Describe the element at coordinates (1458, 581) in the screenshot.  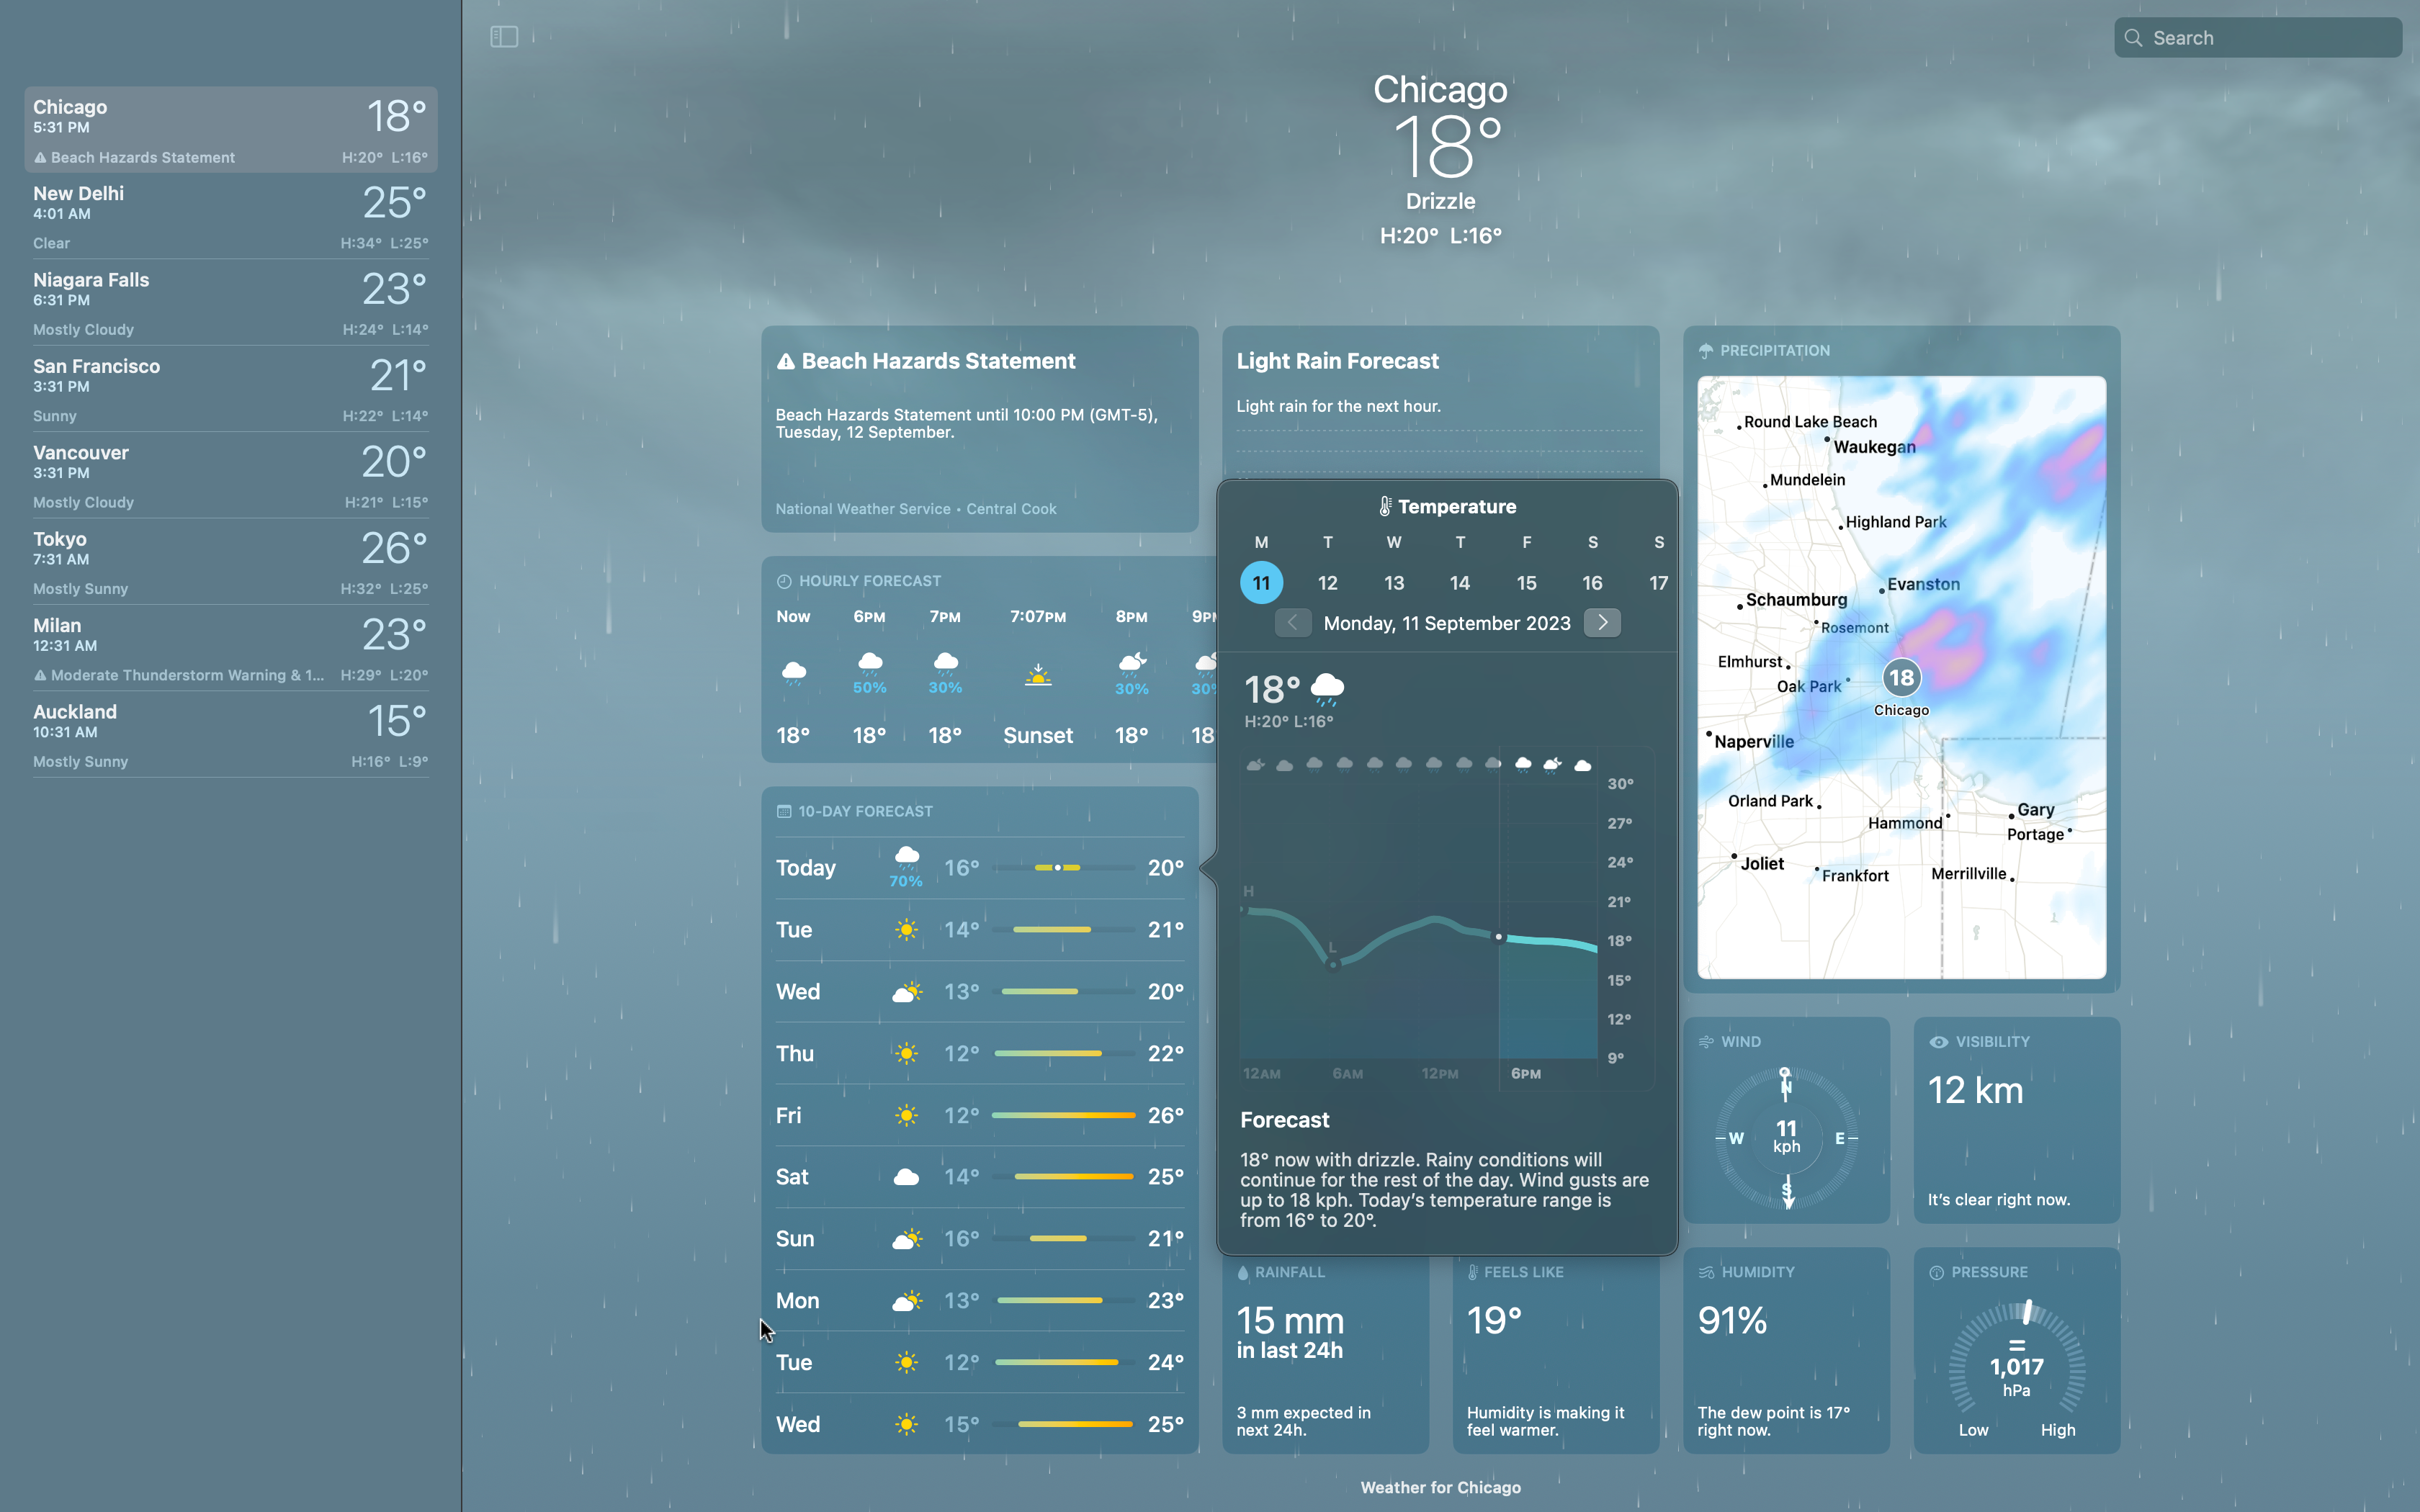
I see `Look at the forecast for the 14th` at that location.